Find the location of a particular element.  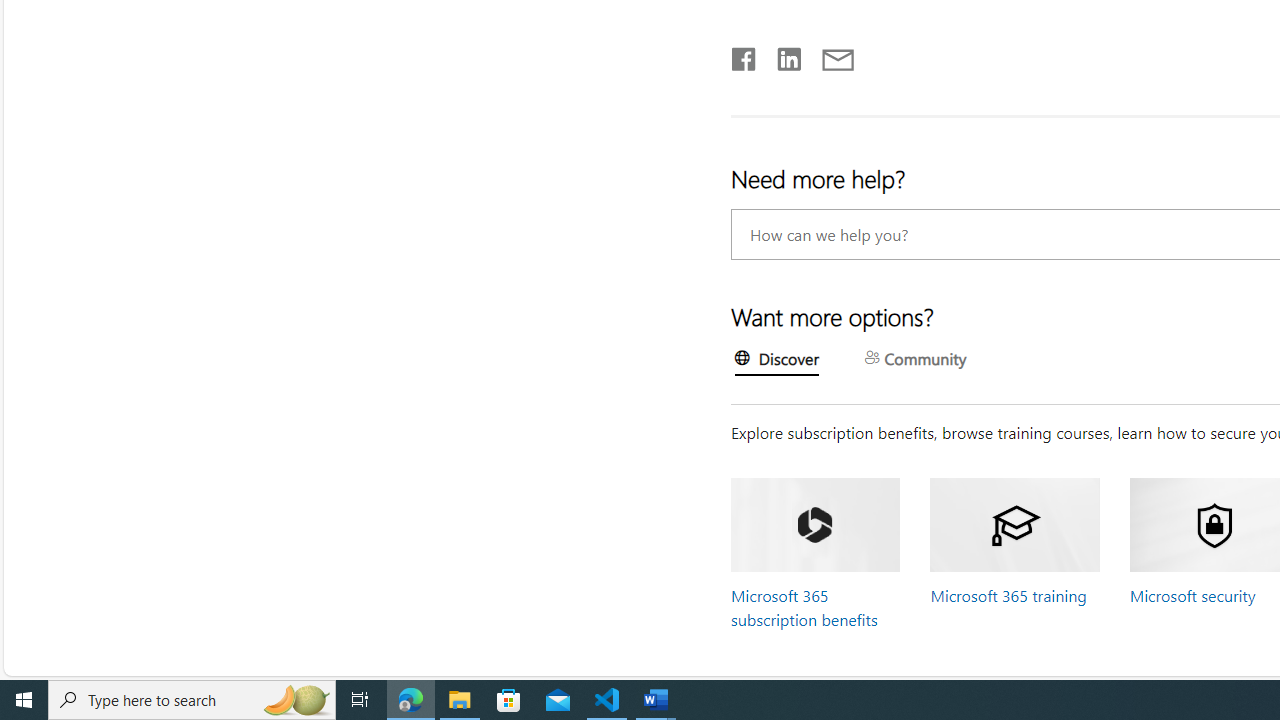

'Email' is located at coordinates (837, 54).